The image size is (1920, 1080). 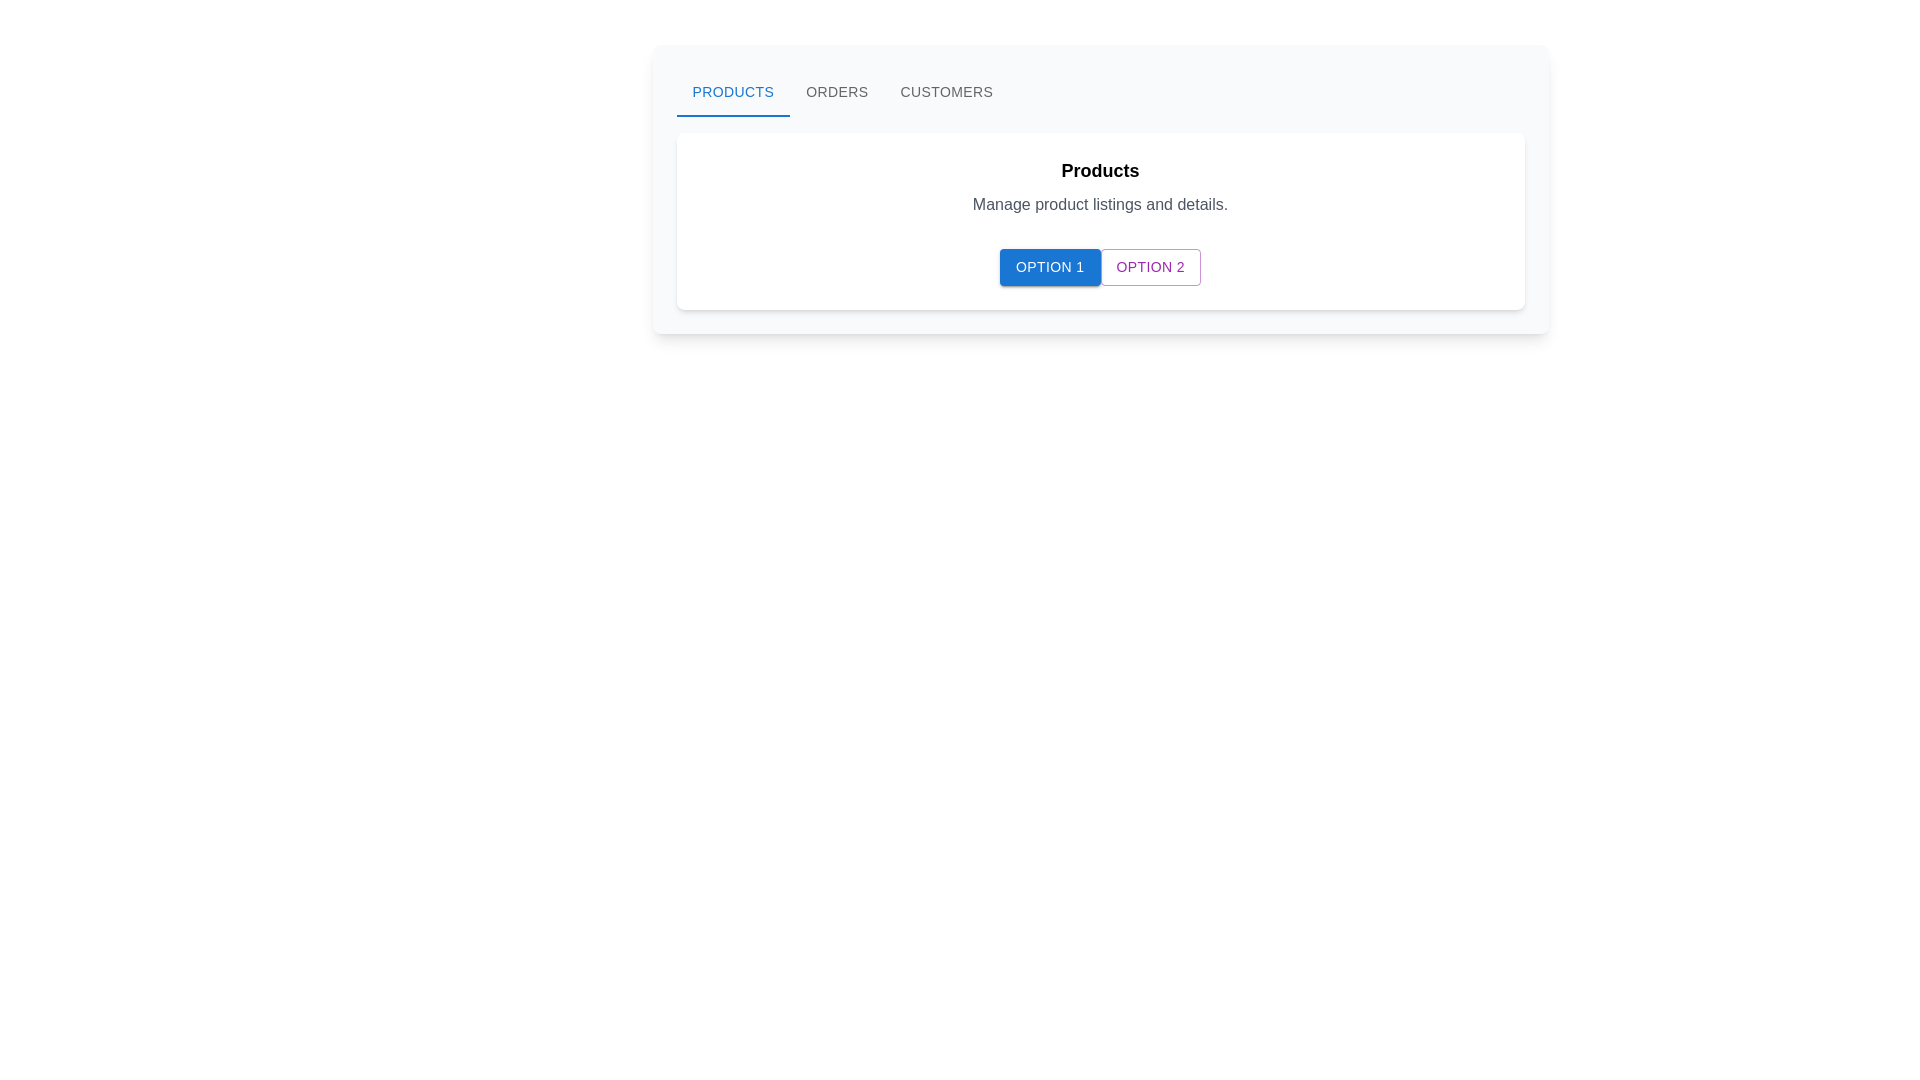 I want to click on the text label that says 'Manage product listings and details.' which is styled in gray and positioned below the 'Products' heading, so click(x=1099, y=204).